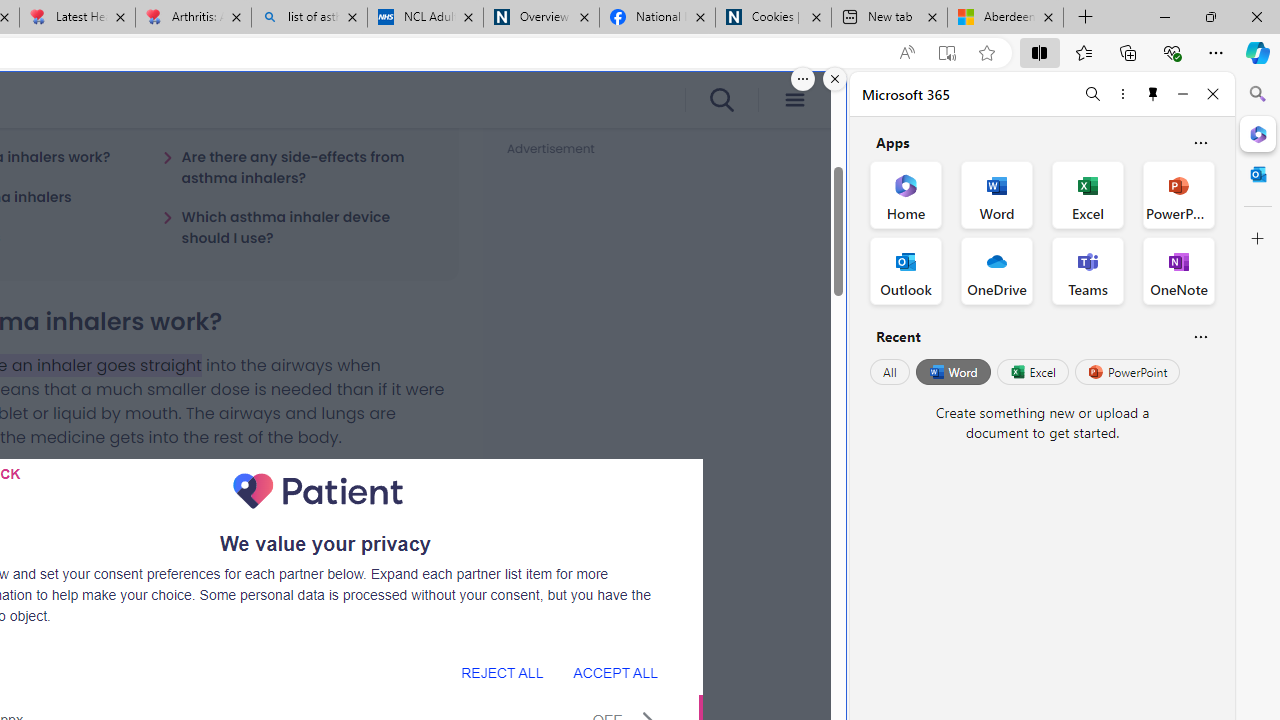 This screenshot has width=1280, height=720. Describe the element at coordinates (997, 195) in the screenshot. I see `'Word Office App'` at that location.